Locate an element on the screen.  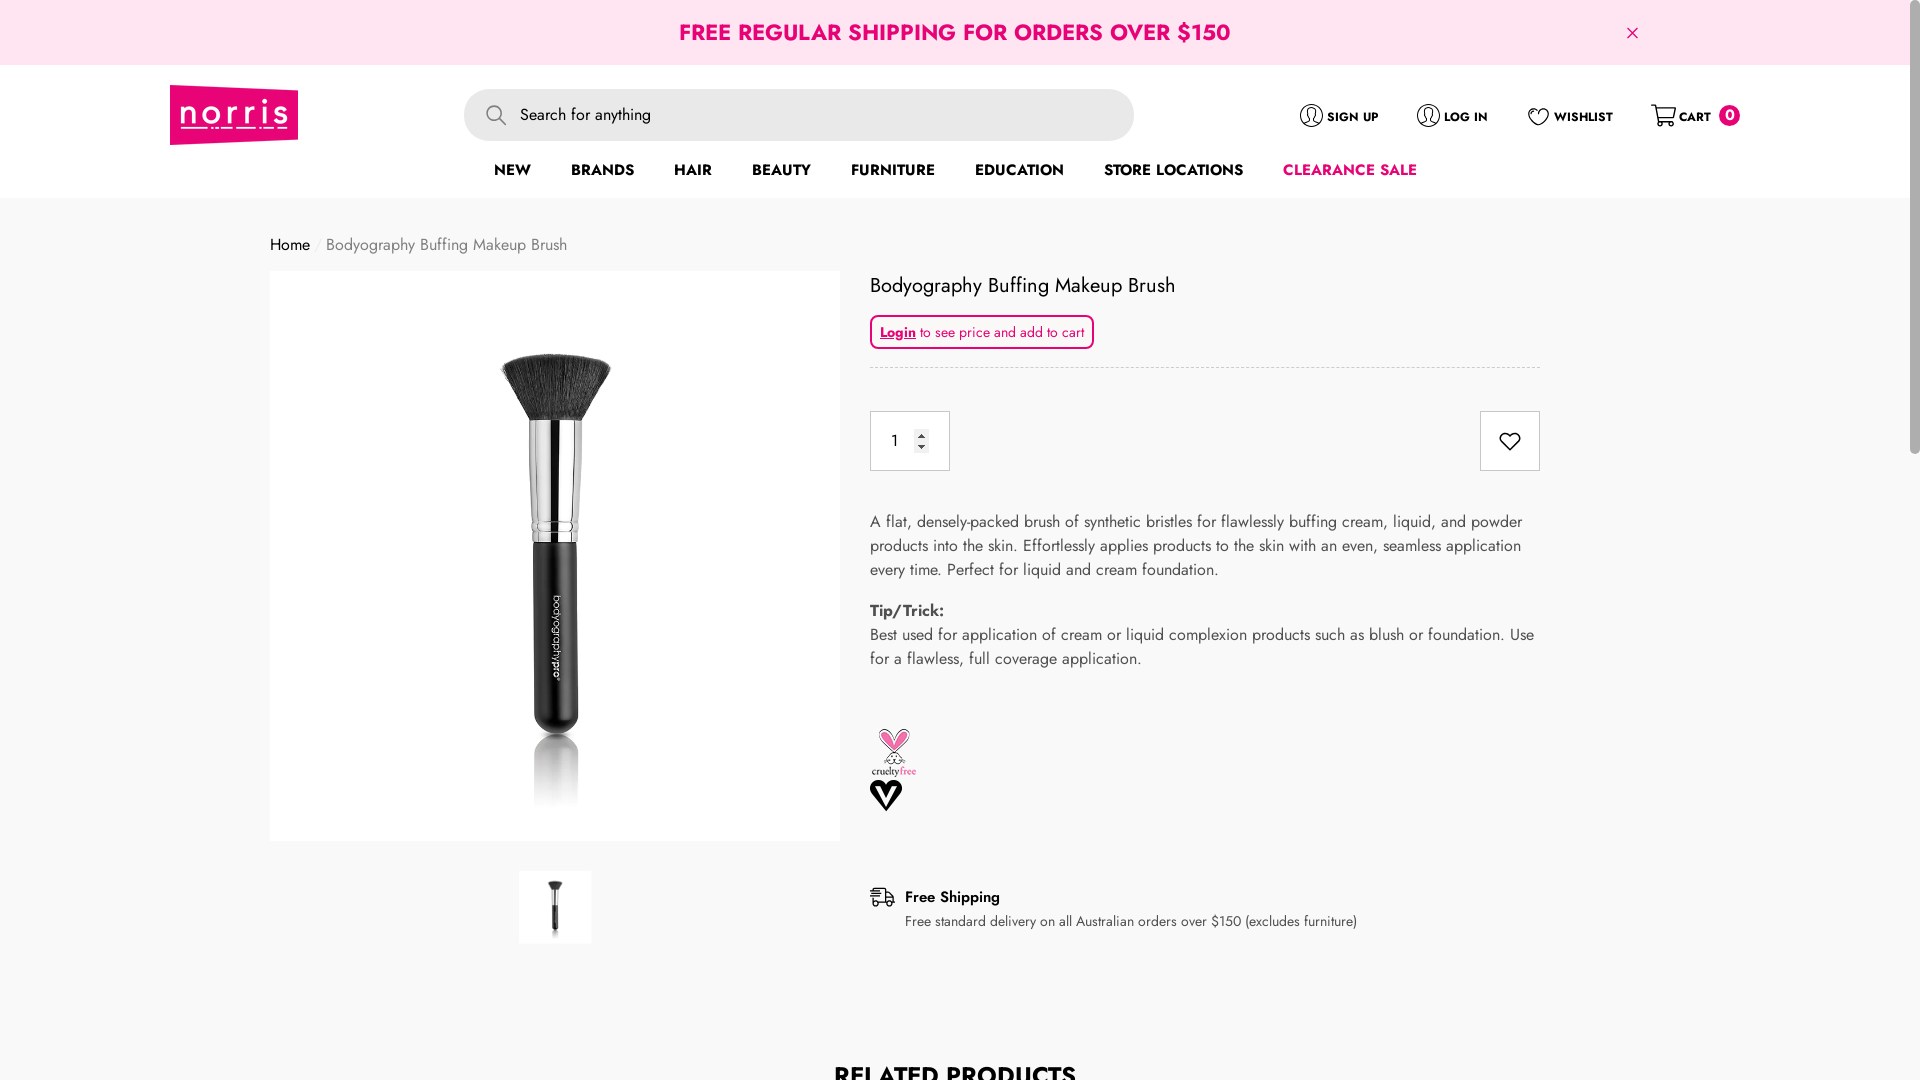
'EDUCATION' is located at coordinates (953, 170).